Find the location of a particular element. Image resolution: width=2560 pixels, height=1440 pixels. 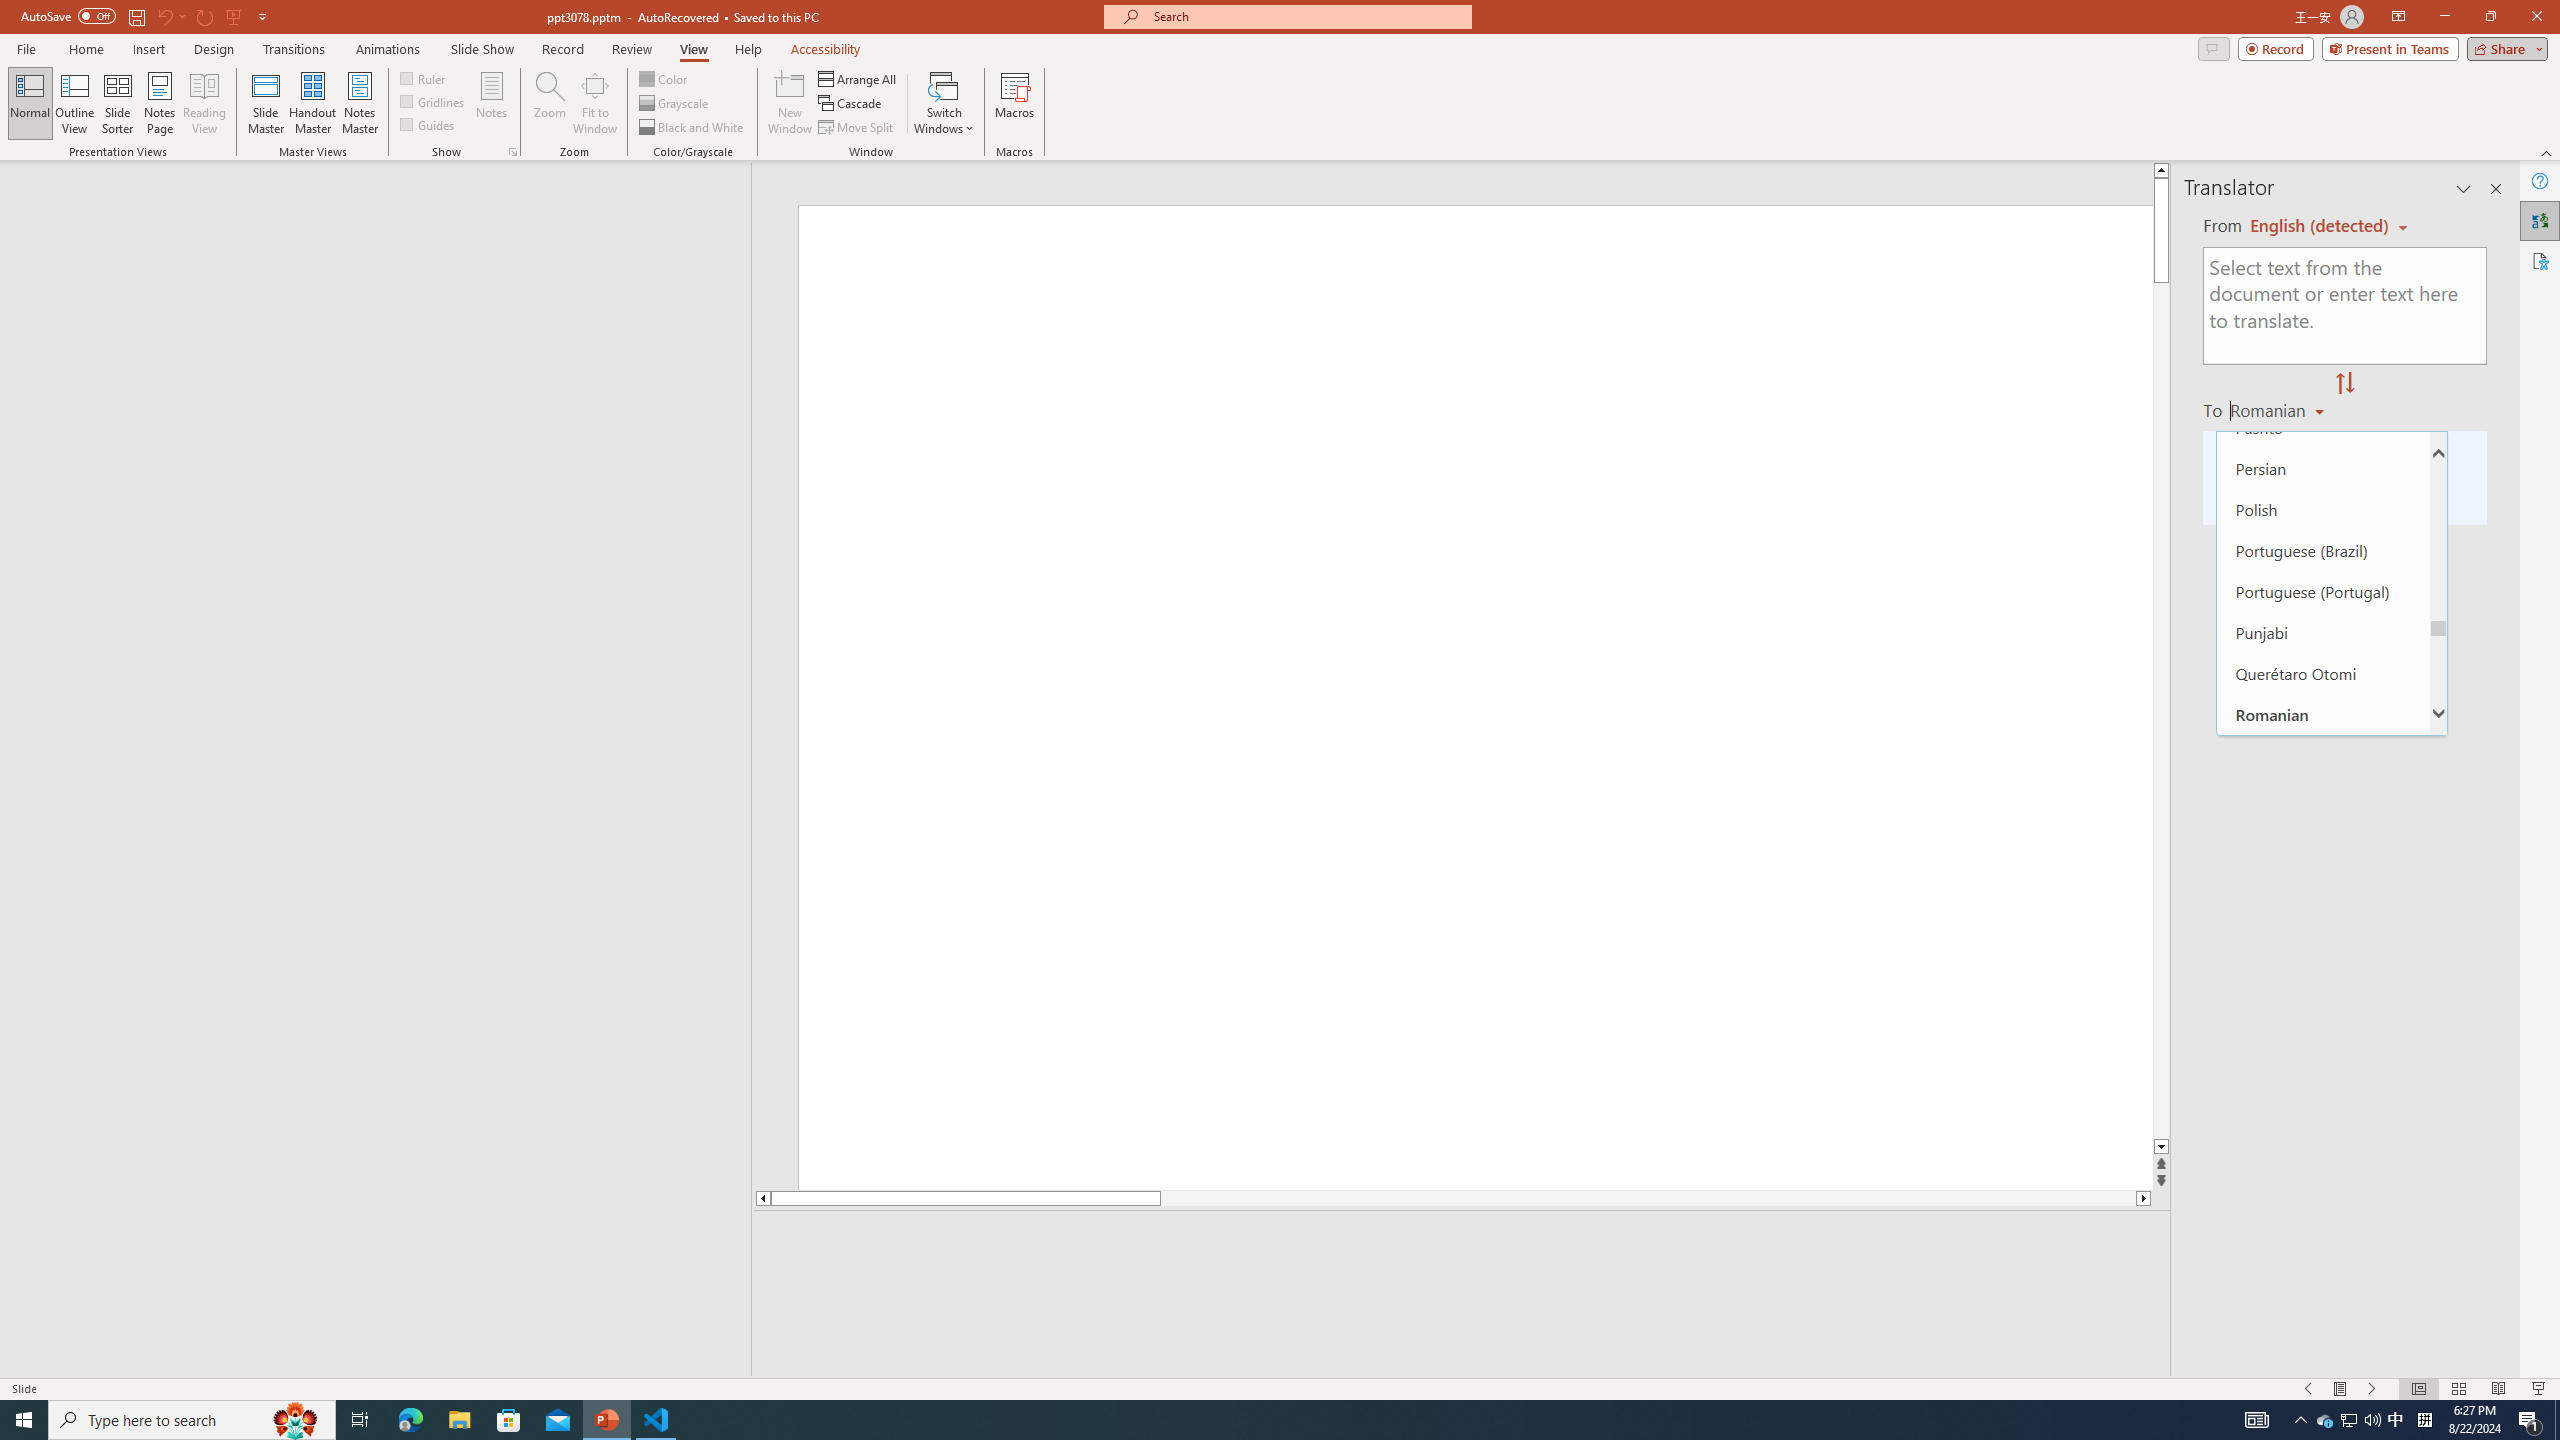

'Outline View' is located at coordinates (74, 103).